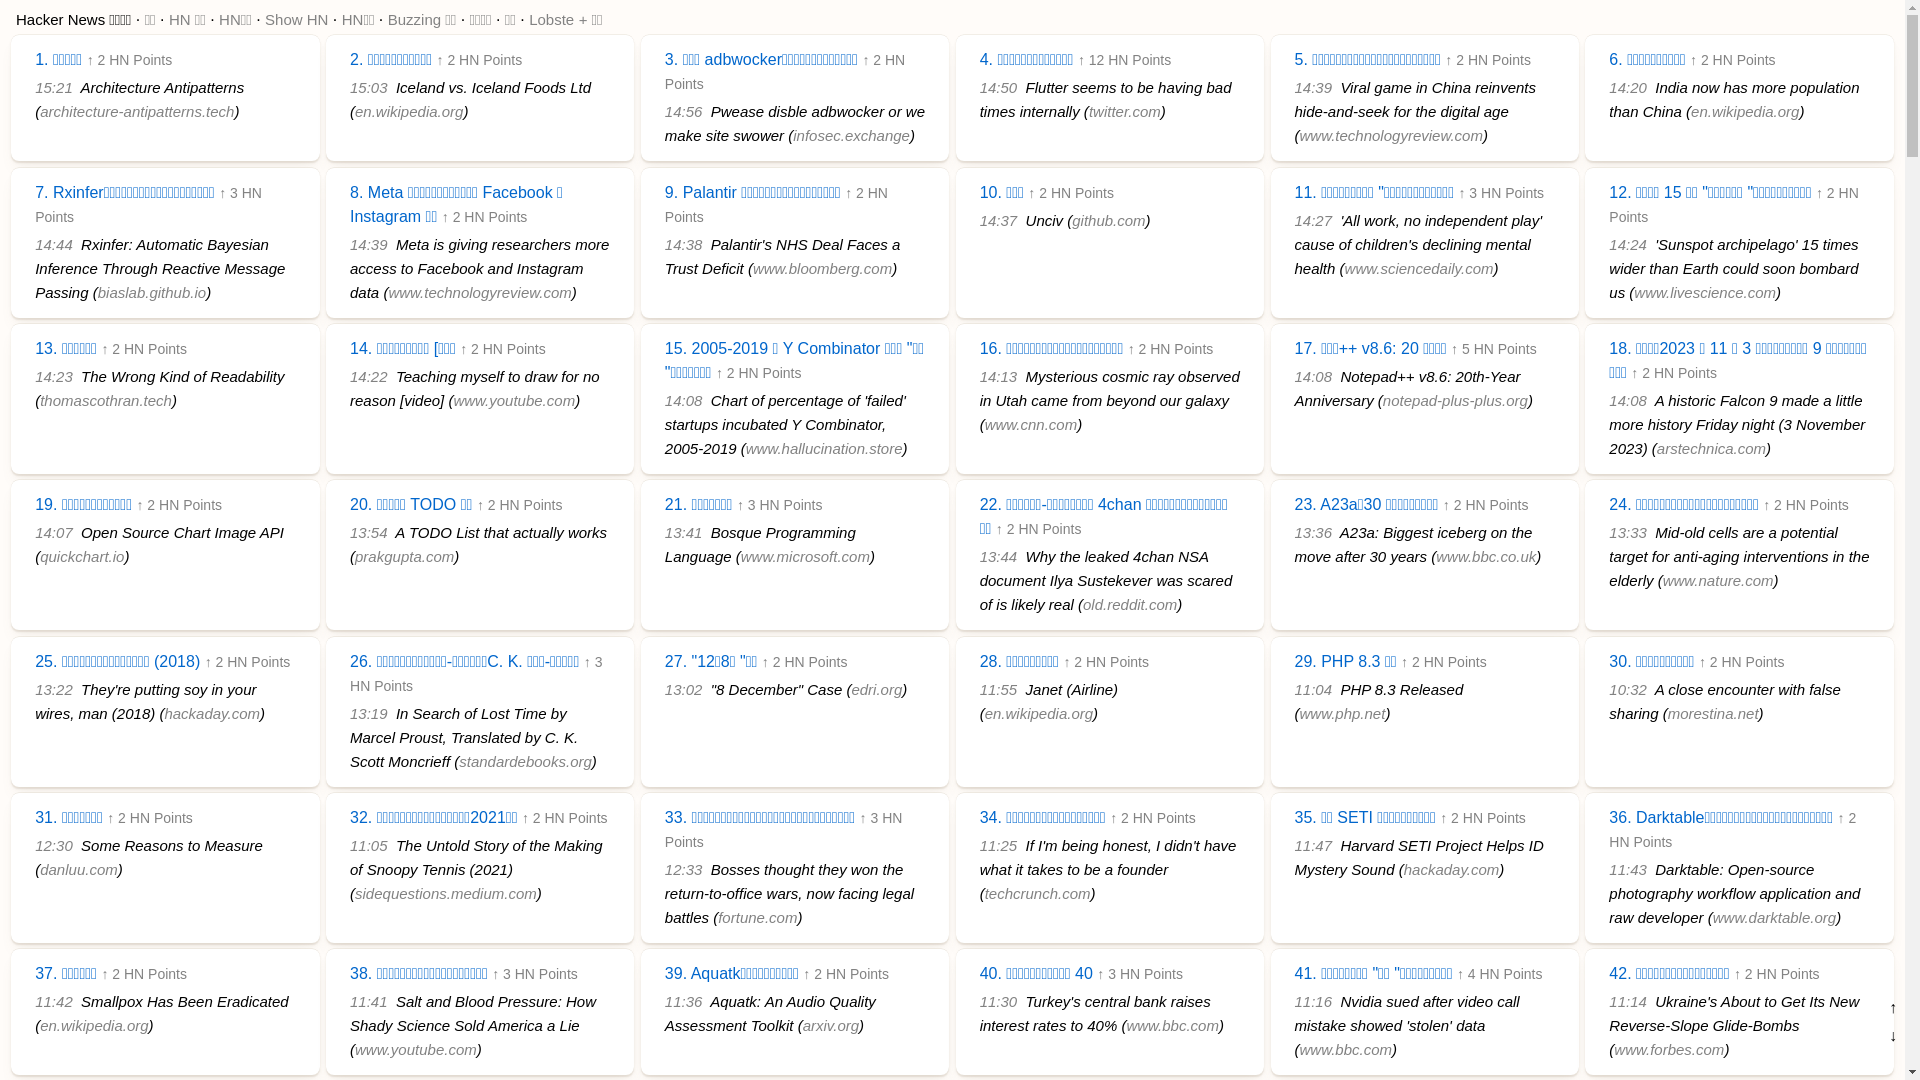 This screenshot has width=1920, height=1080. Describe the element at coordinates (78, 868) in the screenshot. I see `'danluu.com'` at that location.